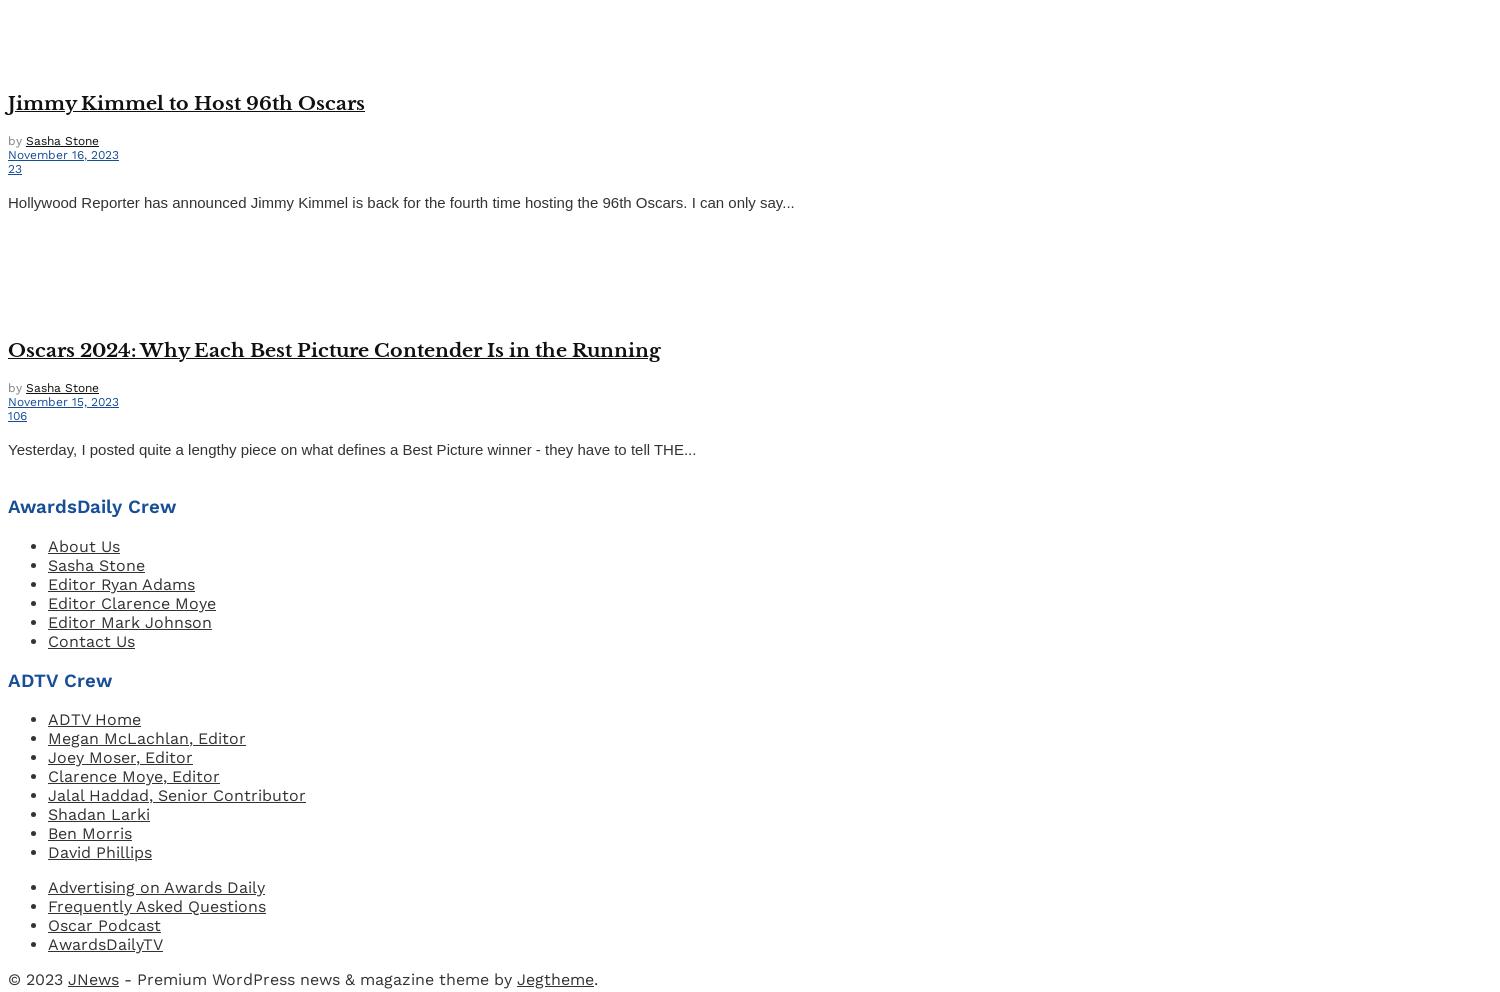 The image size is (1500, 992). Describe the element at coordinates (83, 546) in the screenshot. I see `'About Us'` at that location.